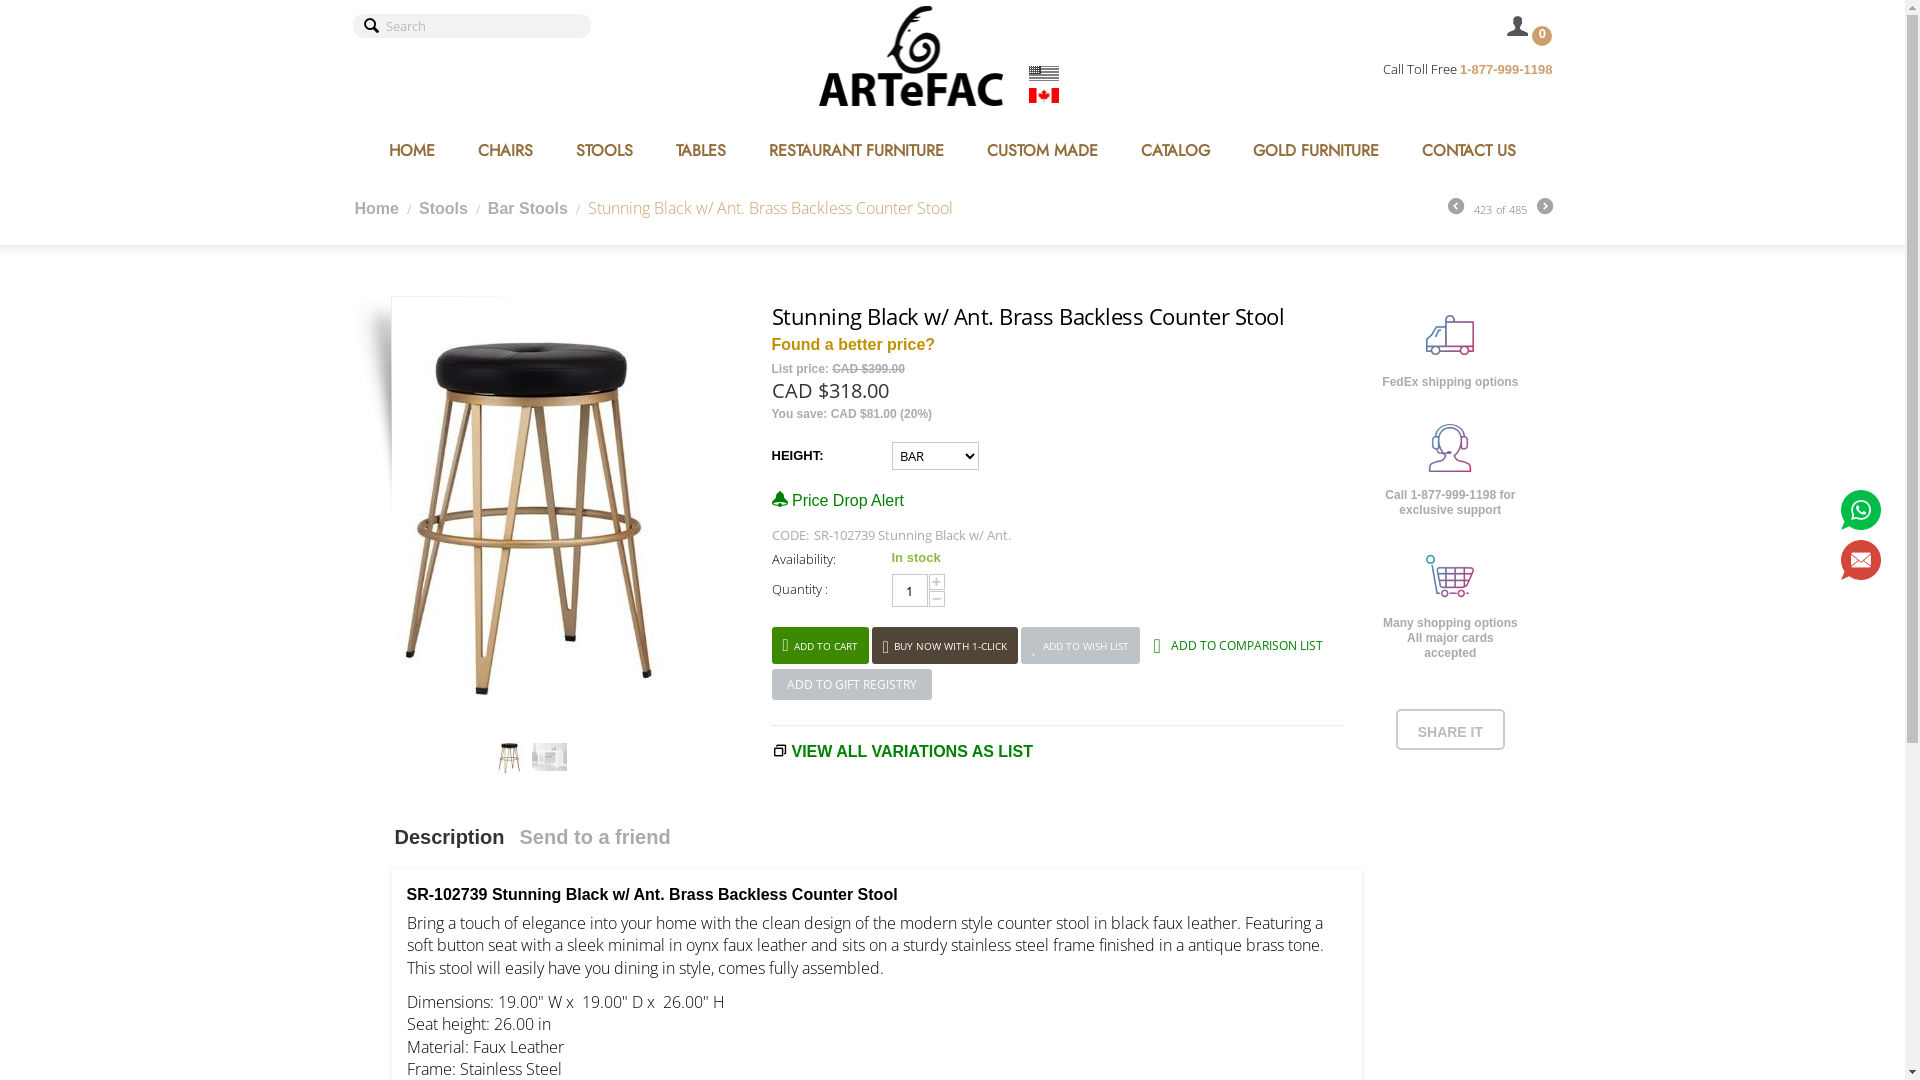  Describe the element at coordinates (1468, 149) in the screenshot. I see `'CONTACT US'` at that location.